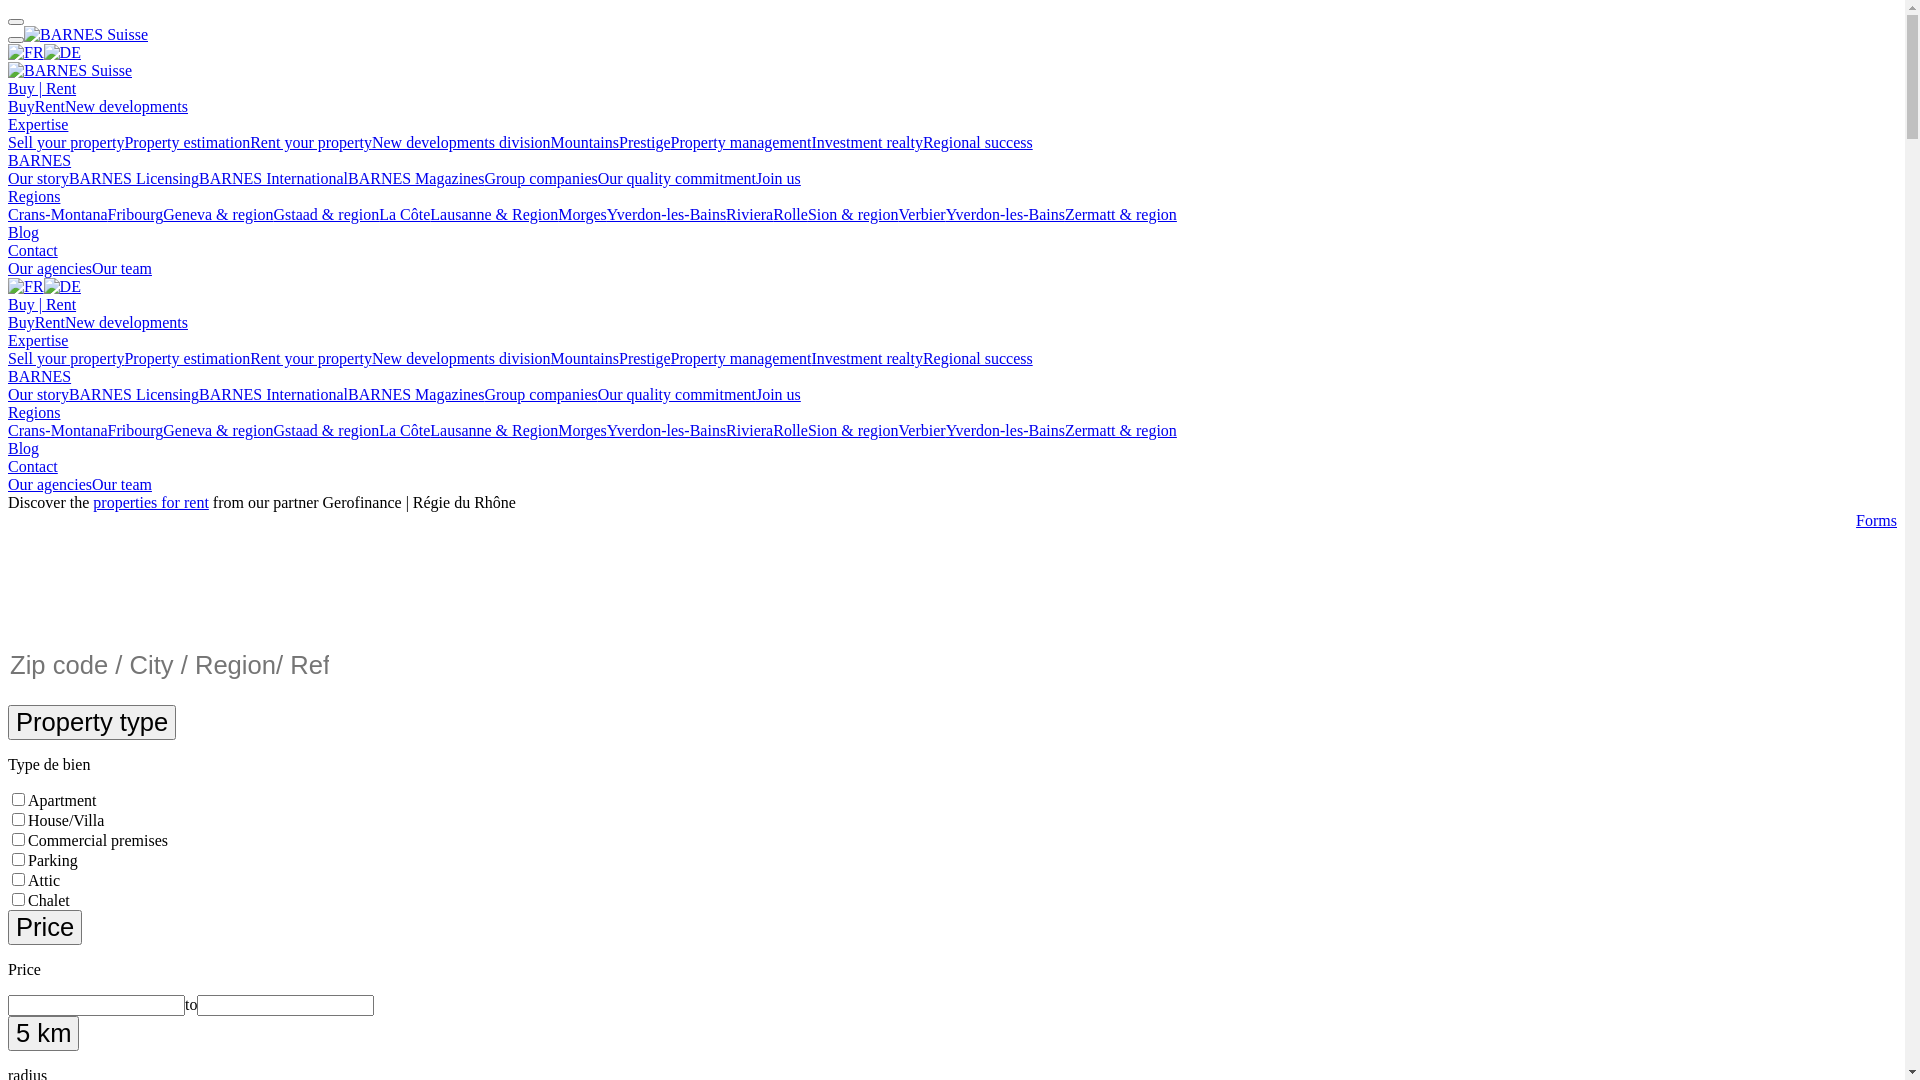  Describe the element at coordinates (494, 214) in the screenshot. I see `'Lausanne & Region'` at that location.